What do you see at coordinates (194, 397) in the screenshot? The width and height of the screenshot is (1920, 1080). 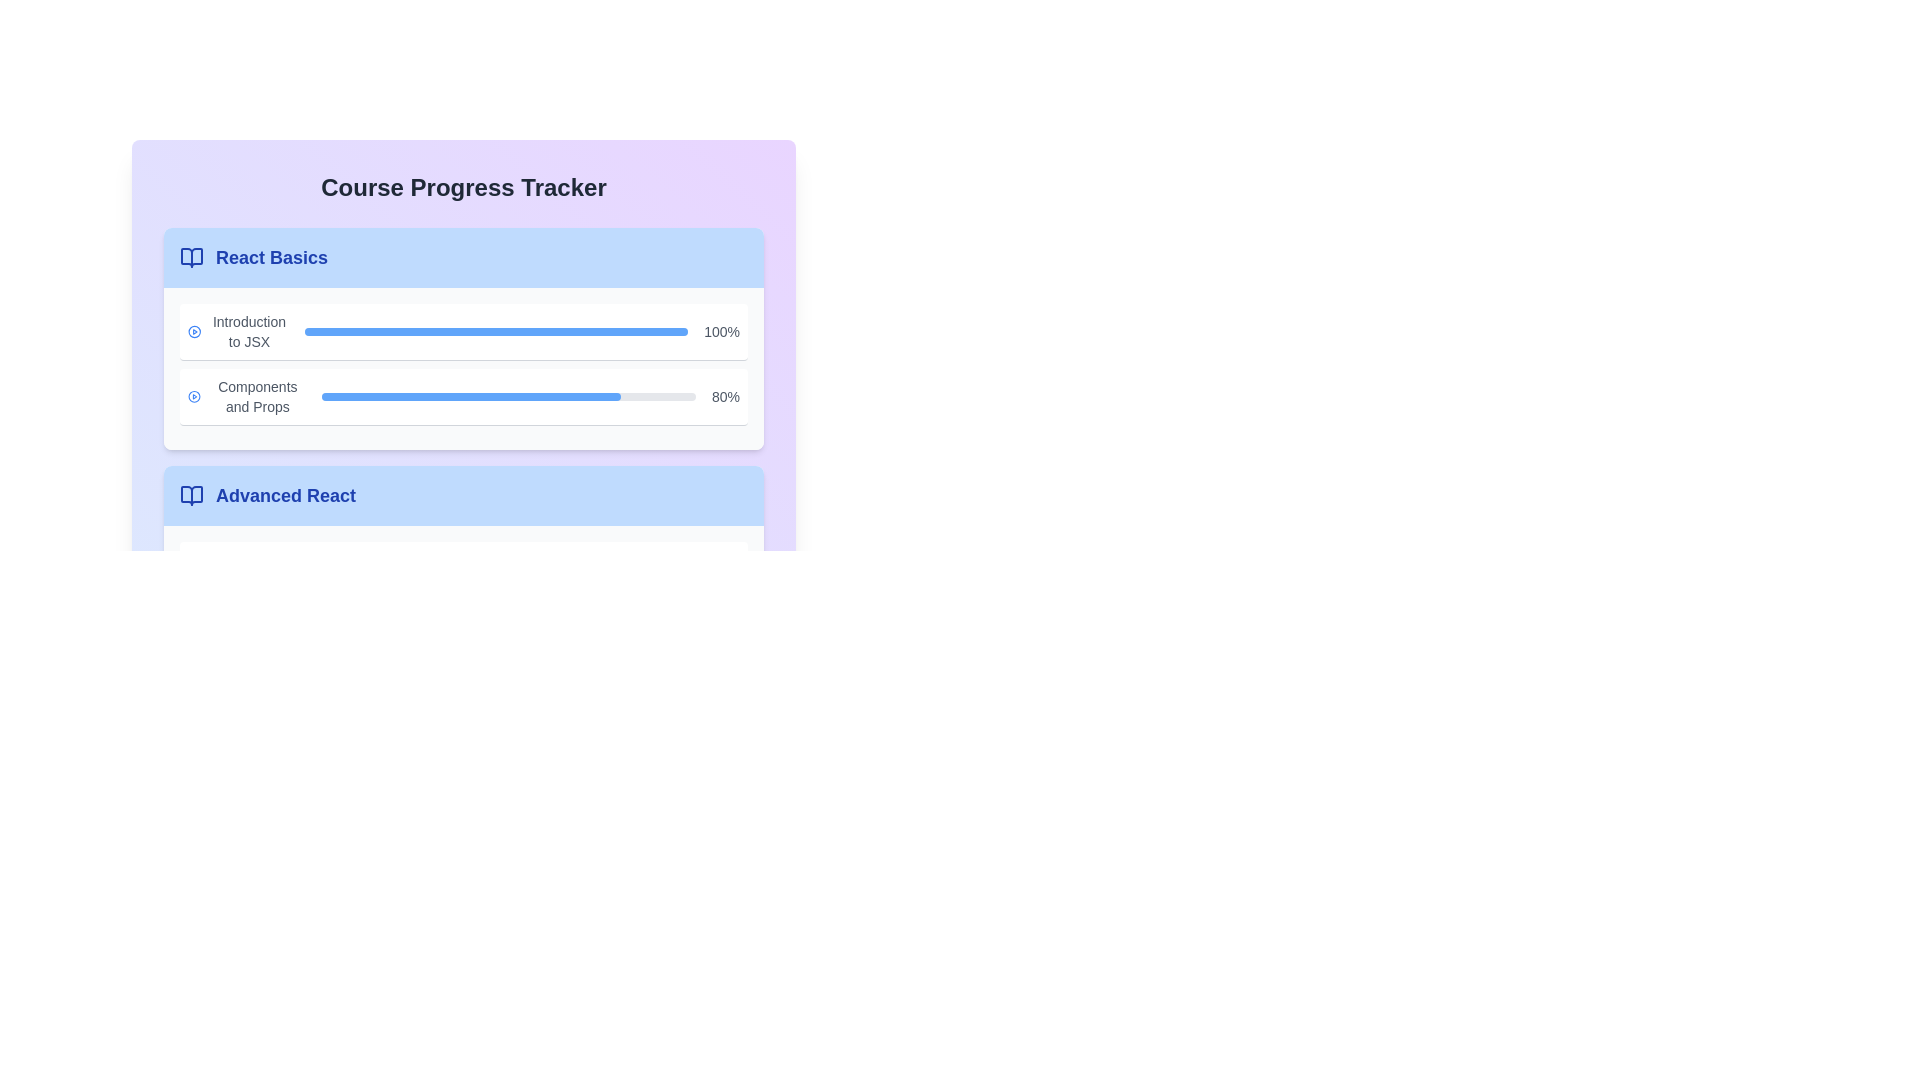 I see `the blue circular play button icon with a white triangle, located to the left of the text 'Components and Props' in the 'React Basics' section` at bounding box center [194, 397].